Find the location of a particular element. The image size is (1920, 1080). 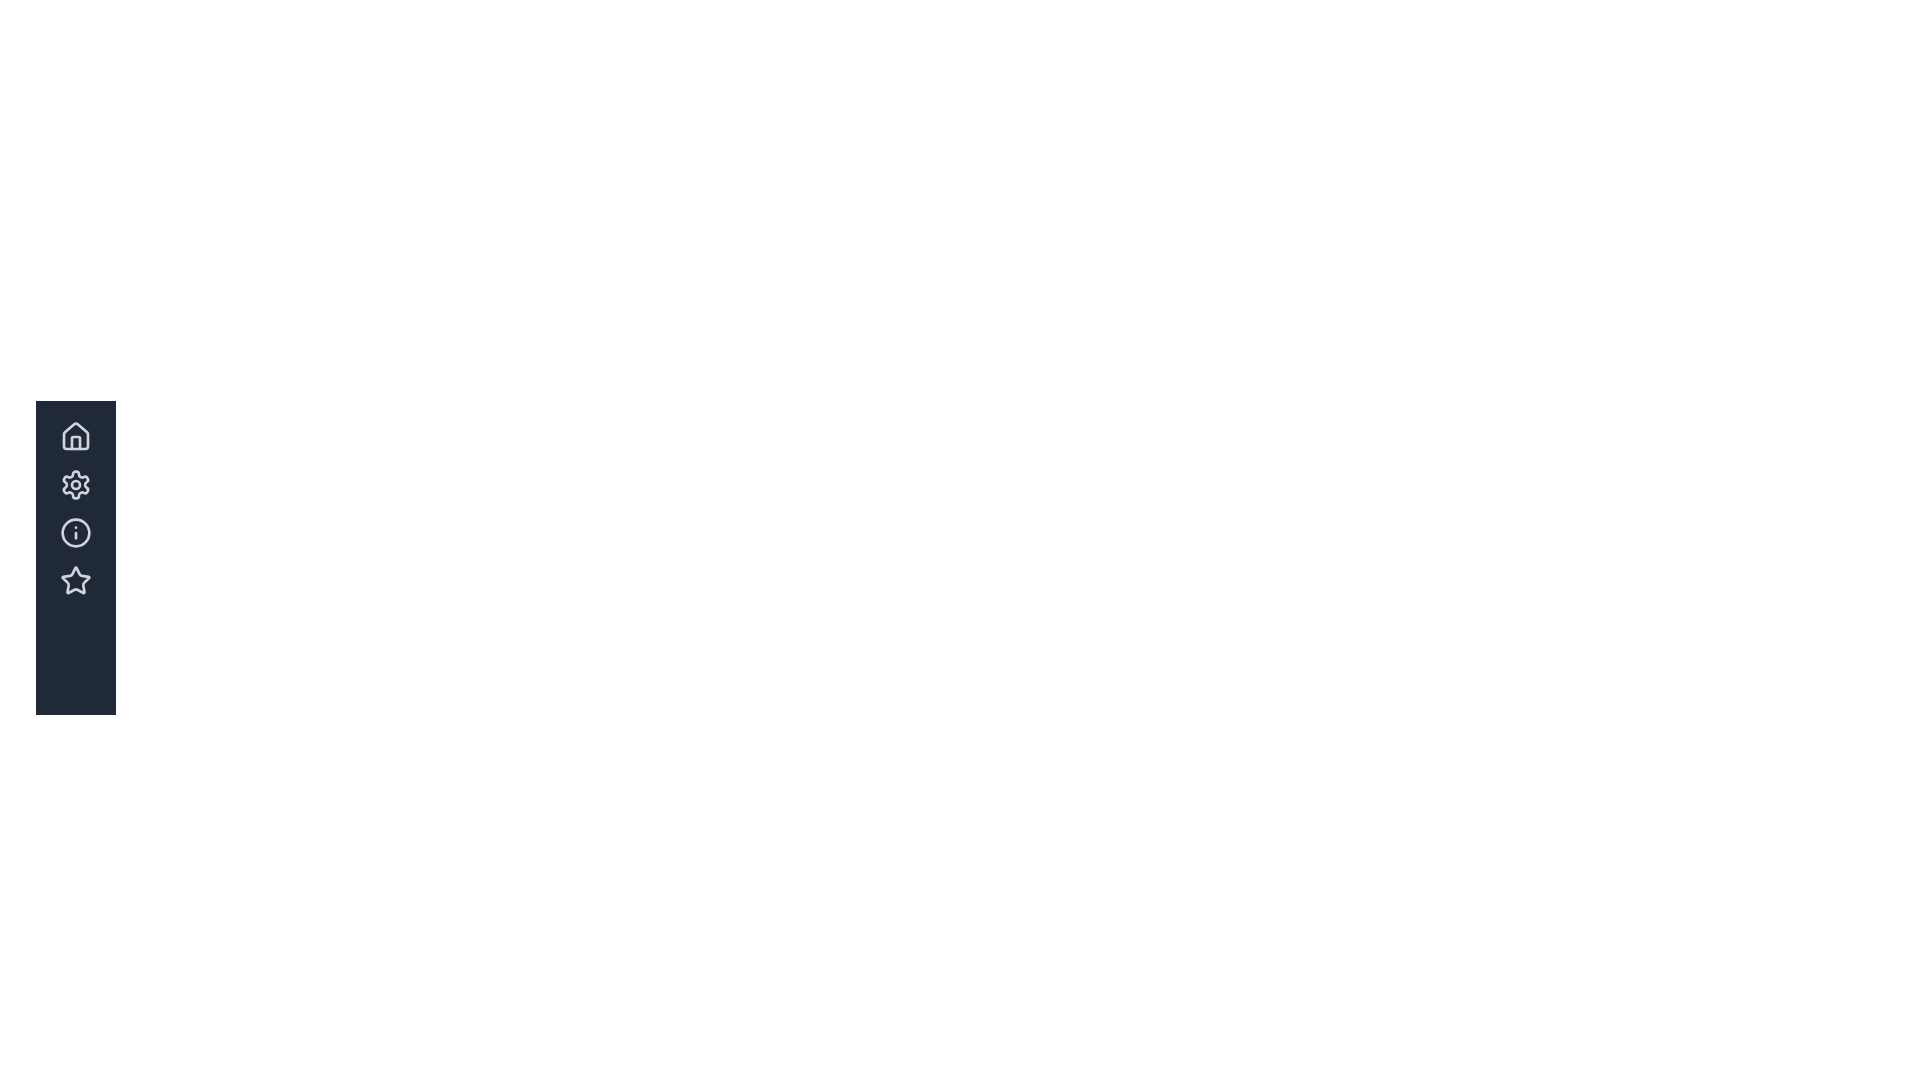

the gear-shaped icon in the second entry of the vertical menu on the left-hand side is located at coordinates (75, 485).